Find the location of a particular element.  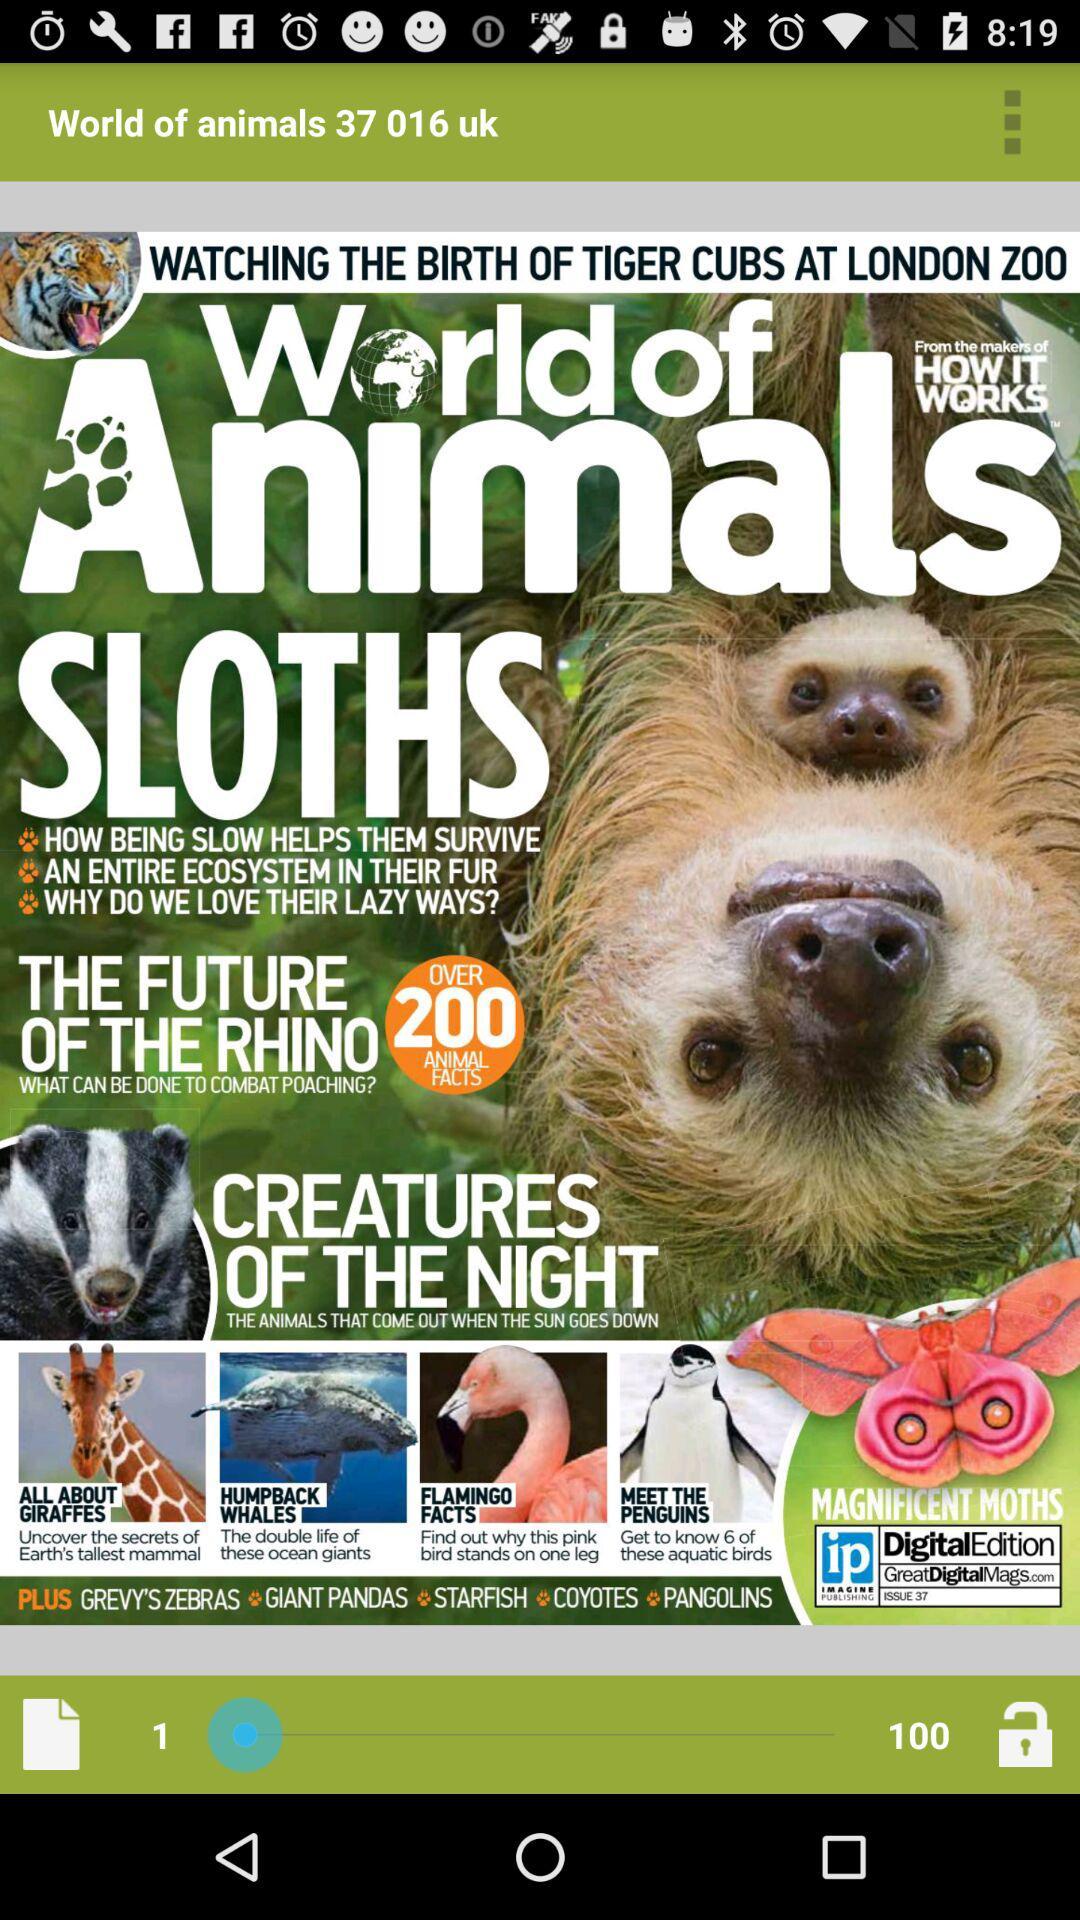

app to the right of the world of animals app is located at coordinates (1012, 121).